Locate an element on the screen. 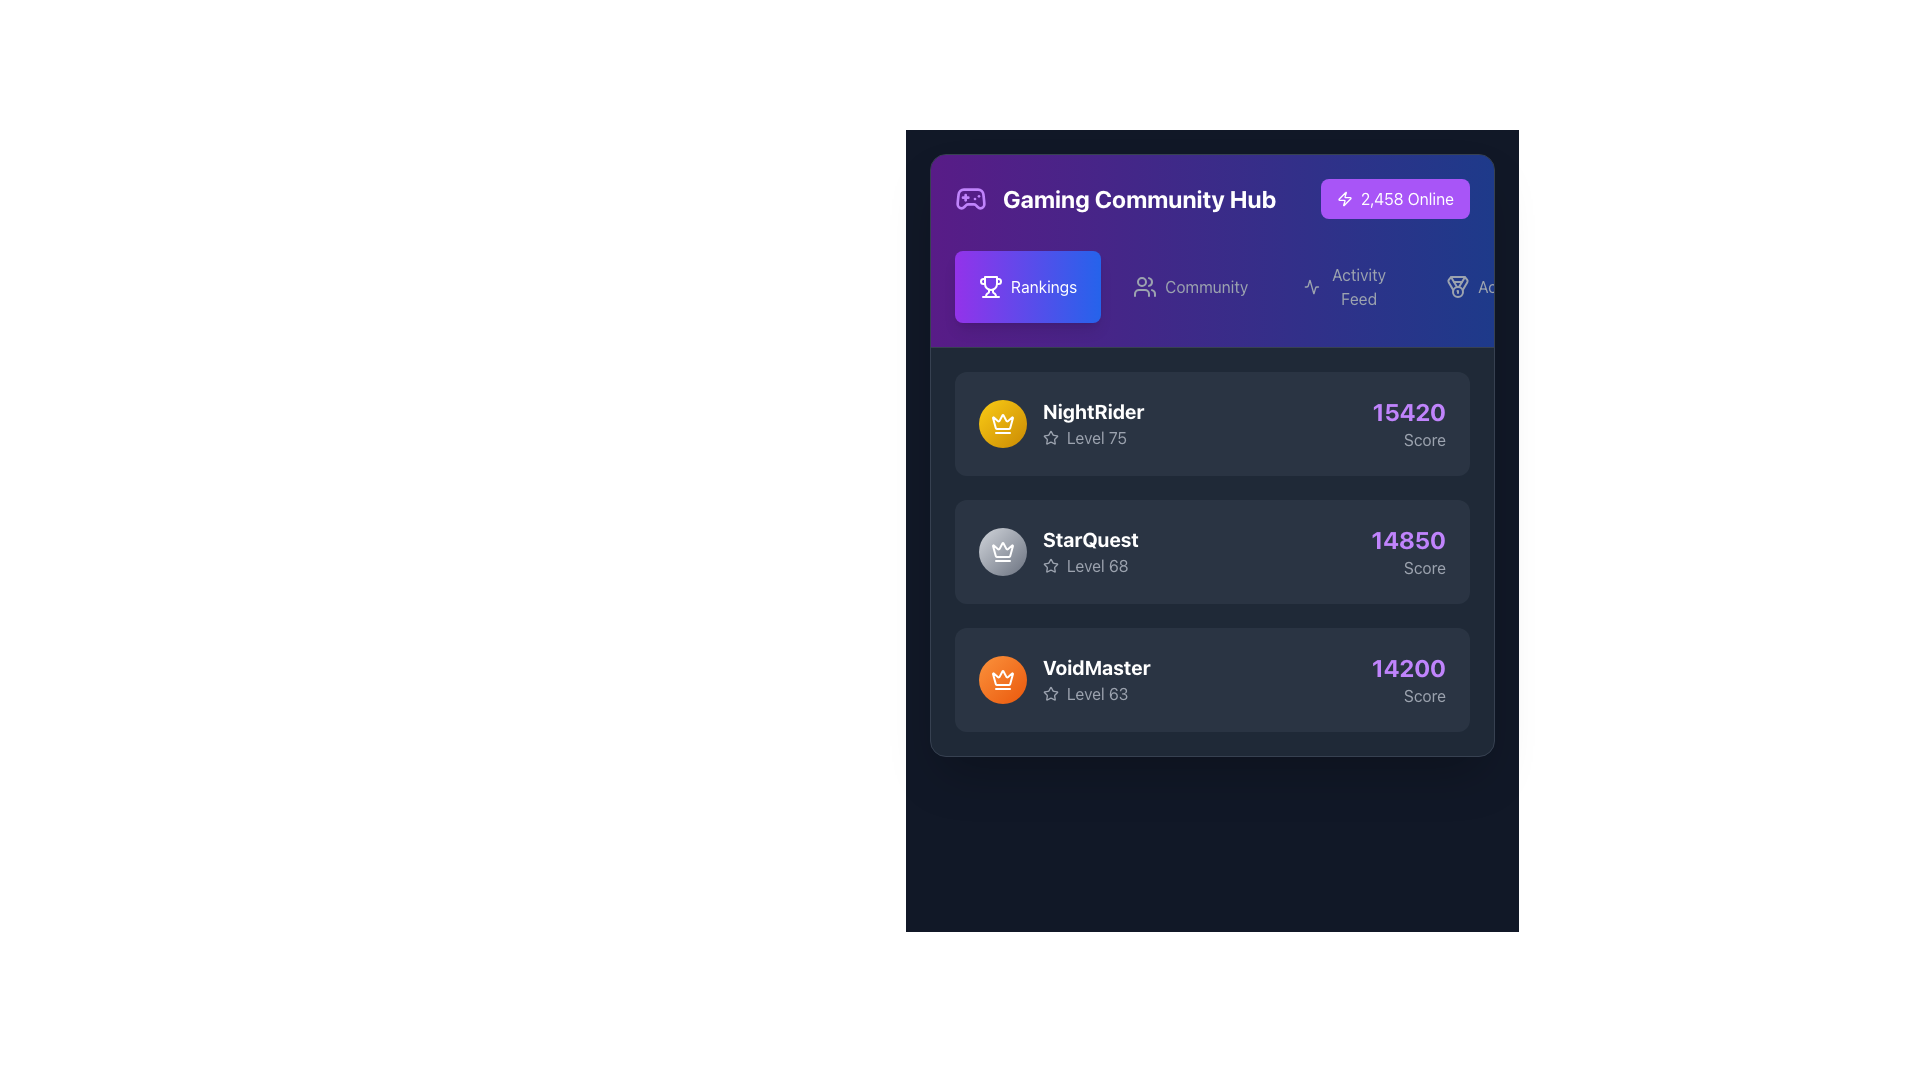 The height and width of the screenshot is (1080, 1920). the small star icon with a thin light gray border adjacent to the text 'Level 68' in the leaderboard for user 'StarQuest' is located at coordinates (1050, 566).